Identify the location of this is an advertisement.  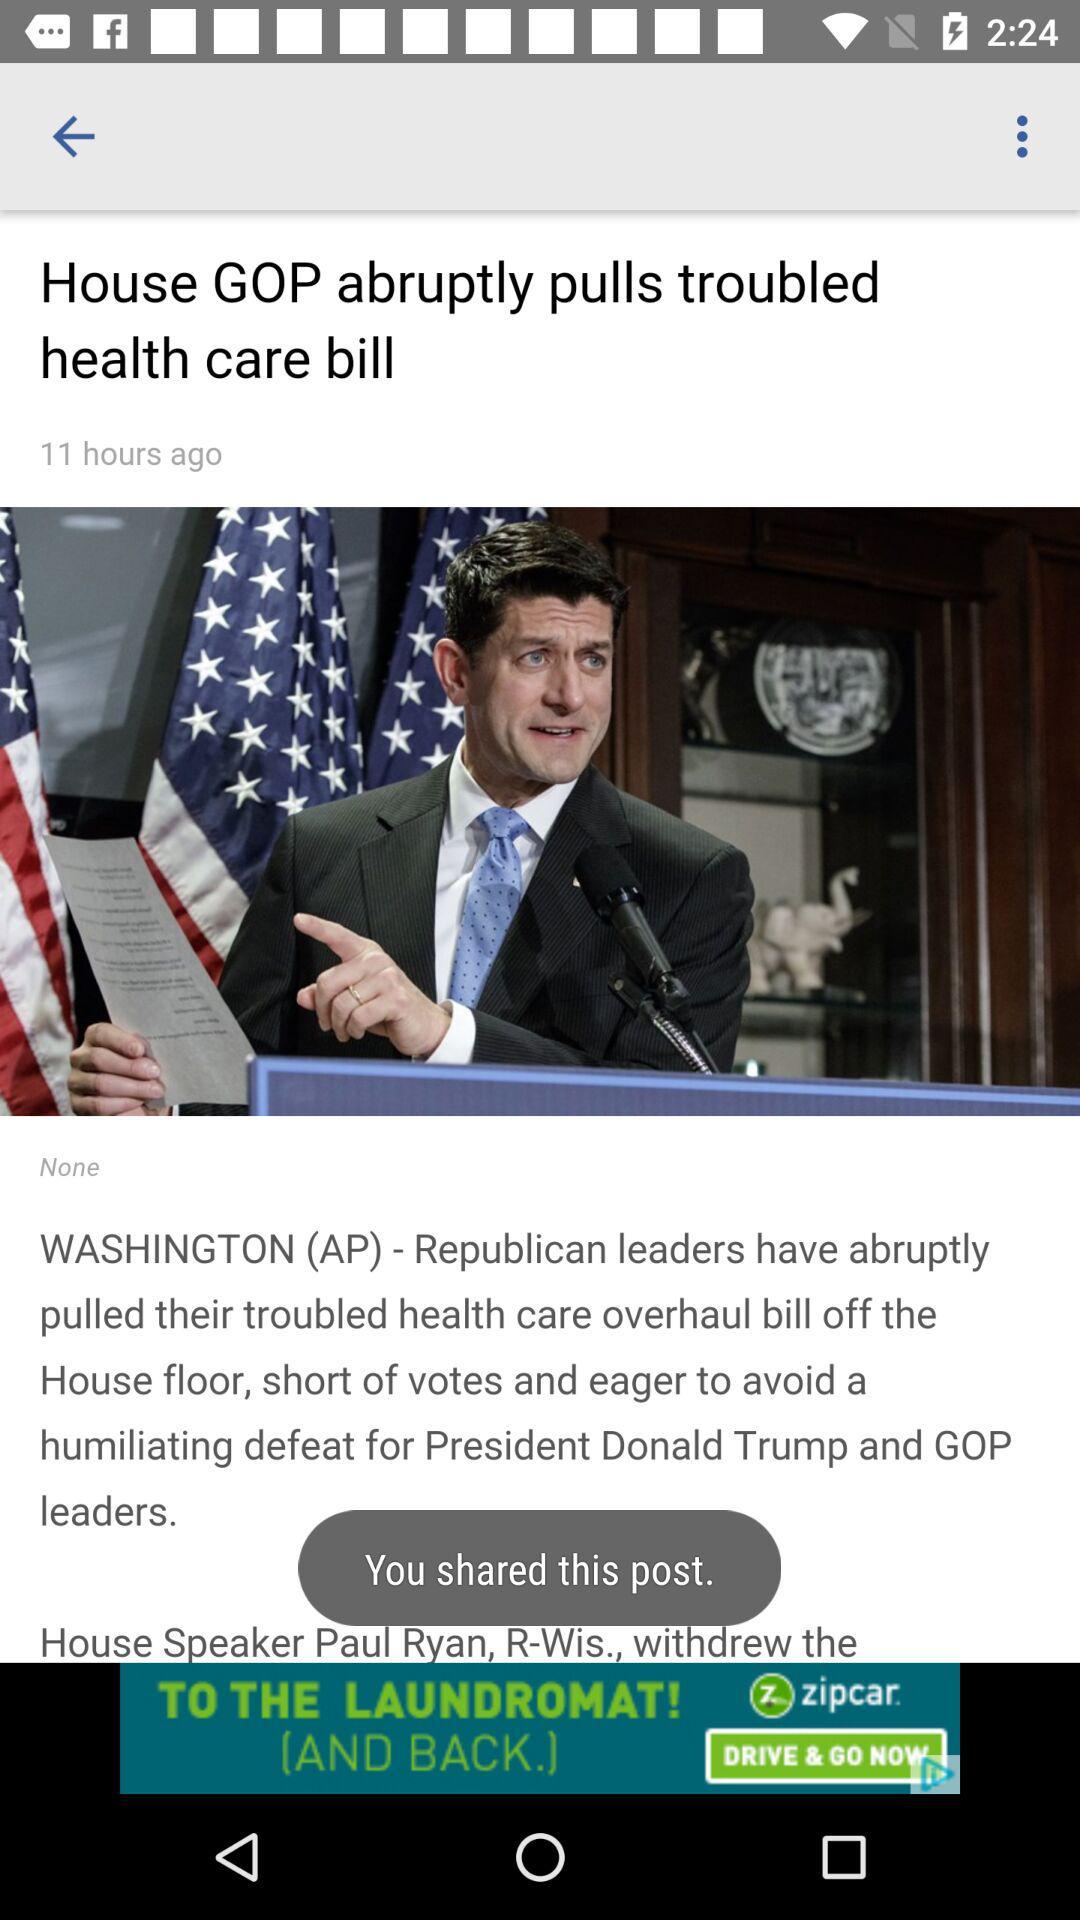
(540, 1727).